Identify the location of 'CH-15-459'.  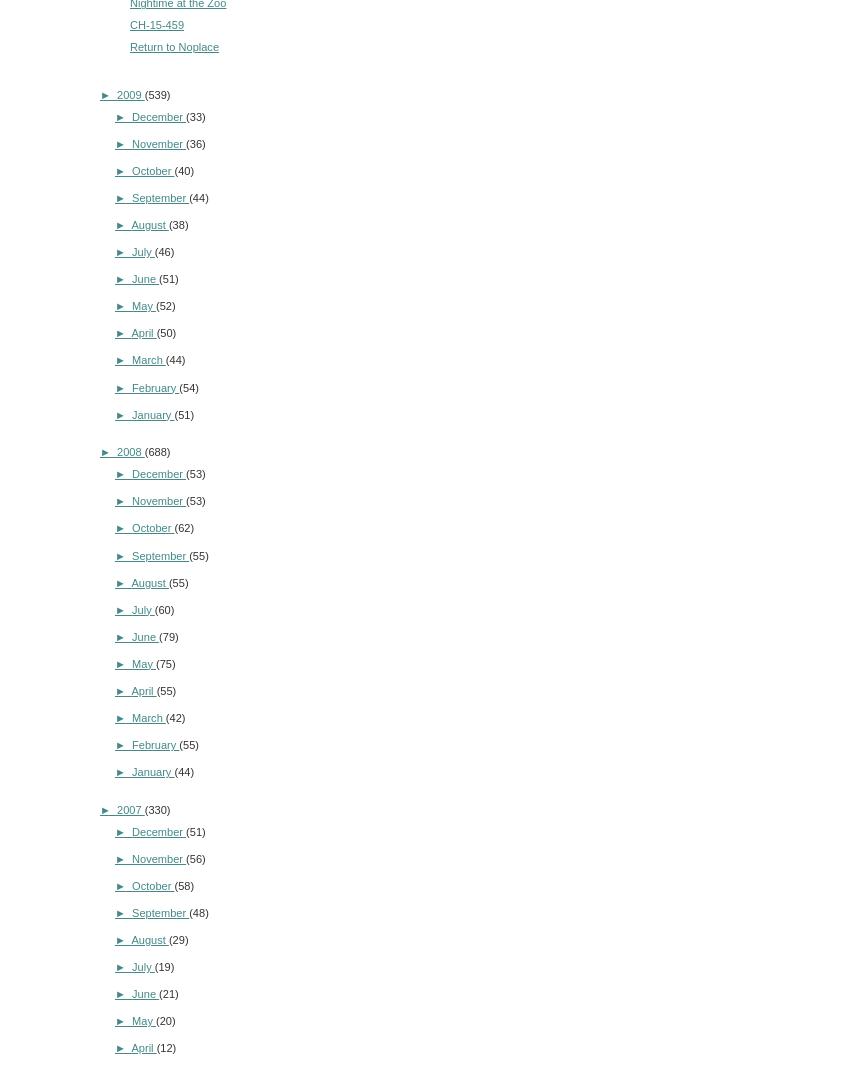
(156, 23).